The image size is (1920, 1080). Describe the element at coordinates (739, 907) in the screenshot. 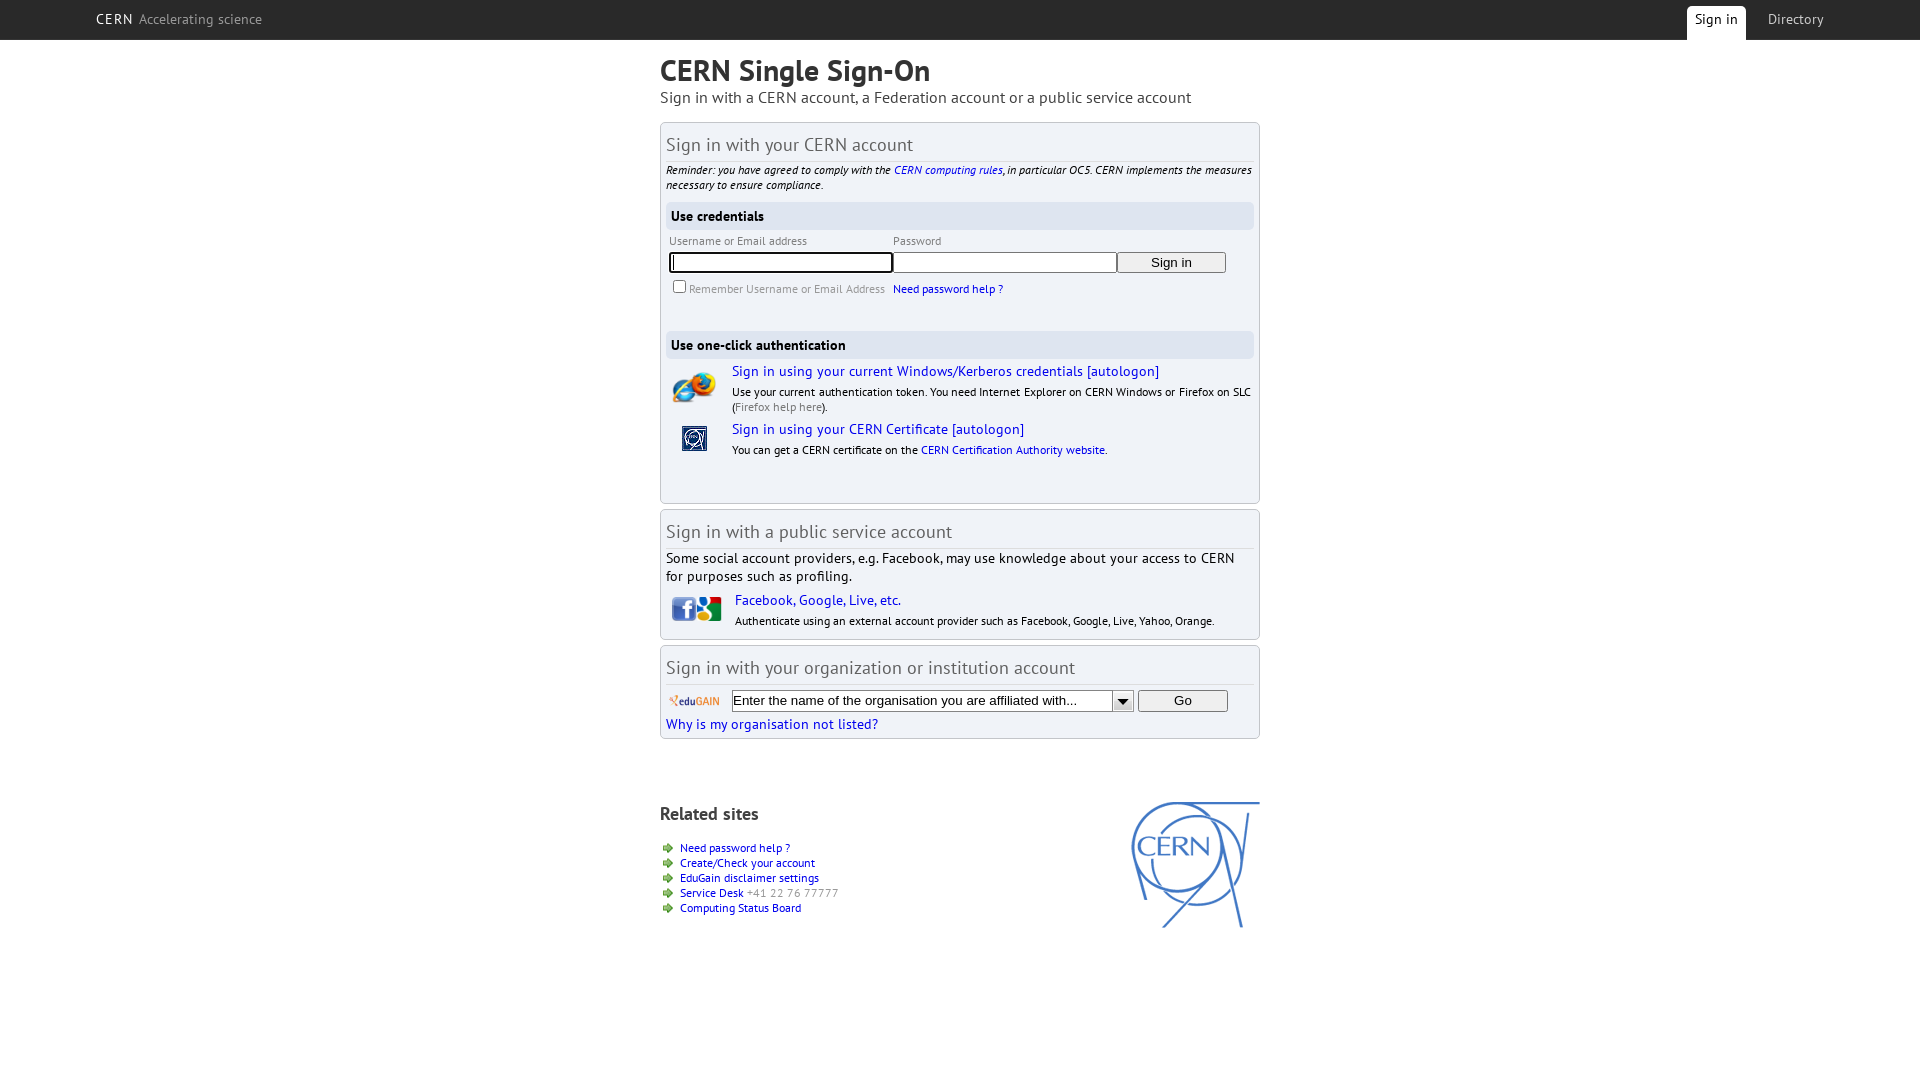

I see `'Computing Status Board'` at that location.